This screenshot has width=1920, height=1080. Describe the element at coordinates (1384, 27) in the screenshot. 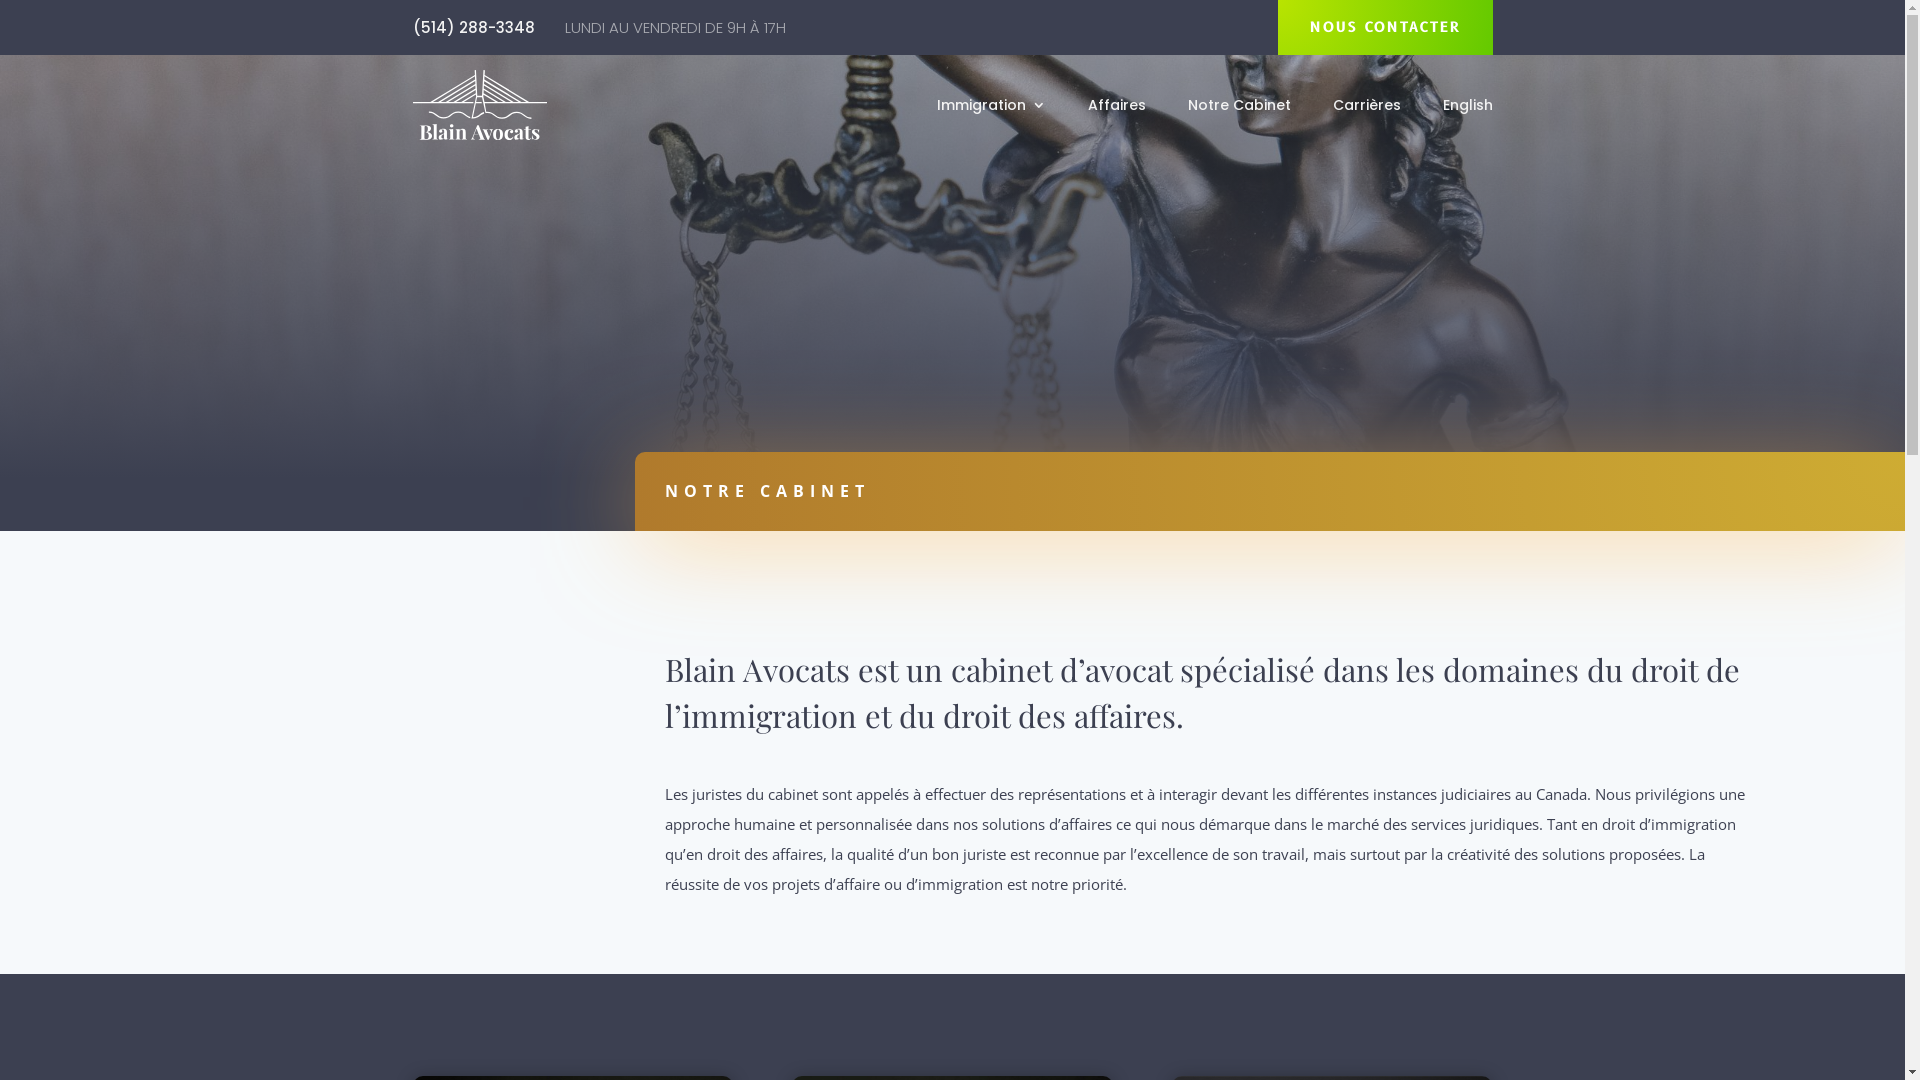

I see `'NOUS CONTACTER'` at that location.